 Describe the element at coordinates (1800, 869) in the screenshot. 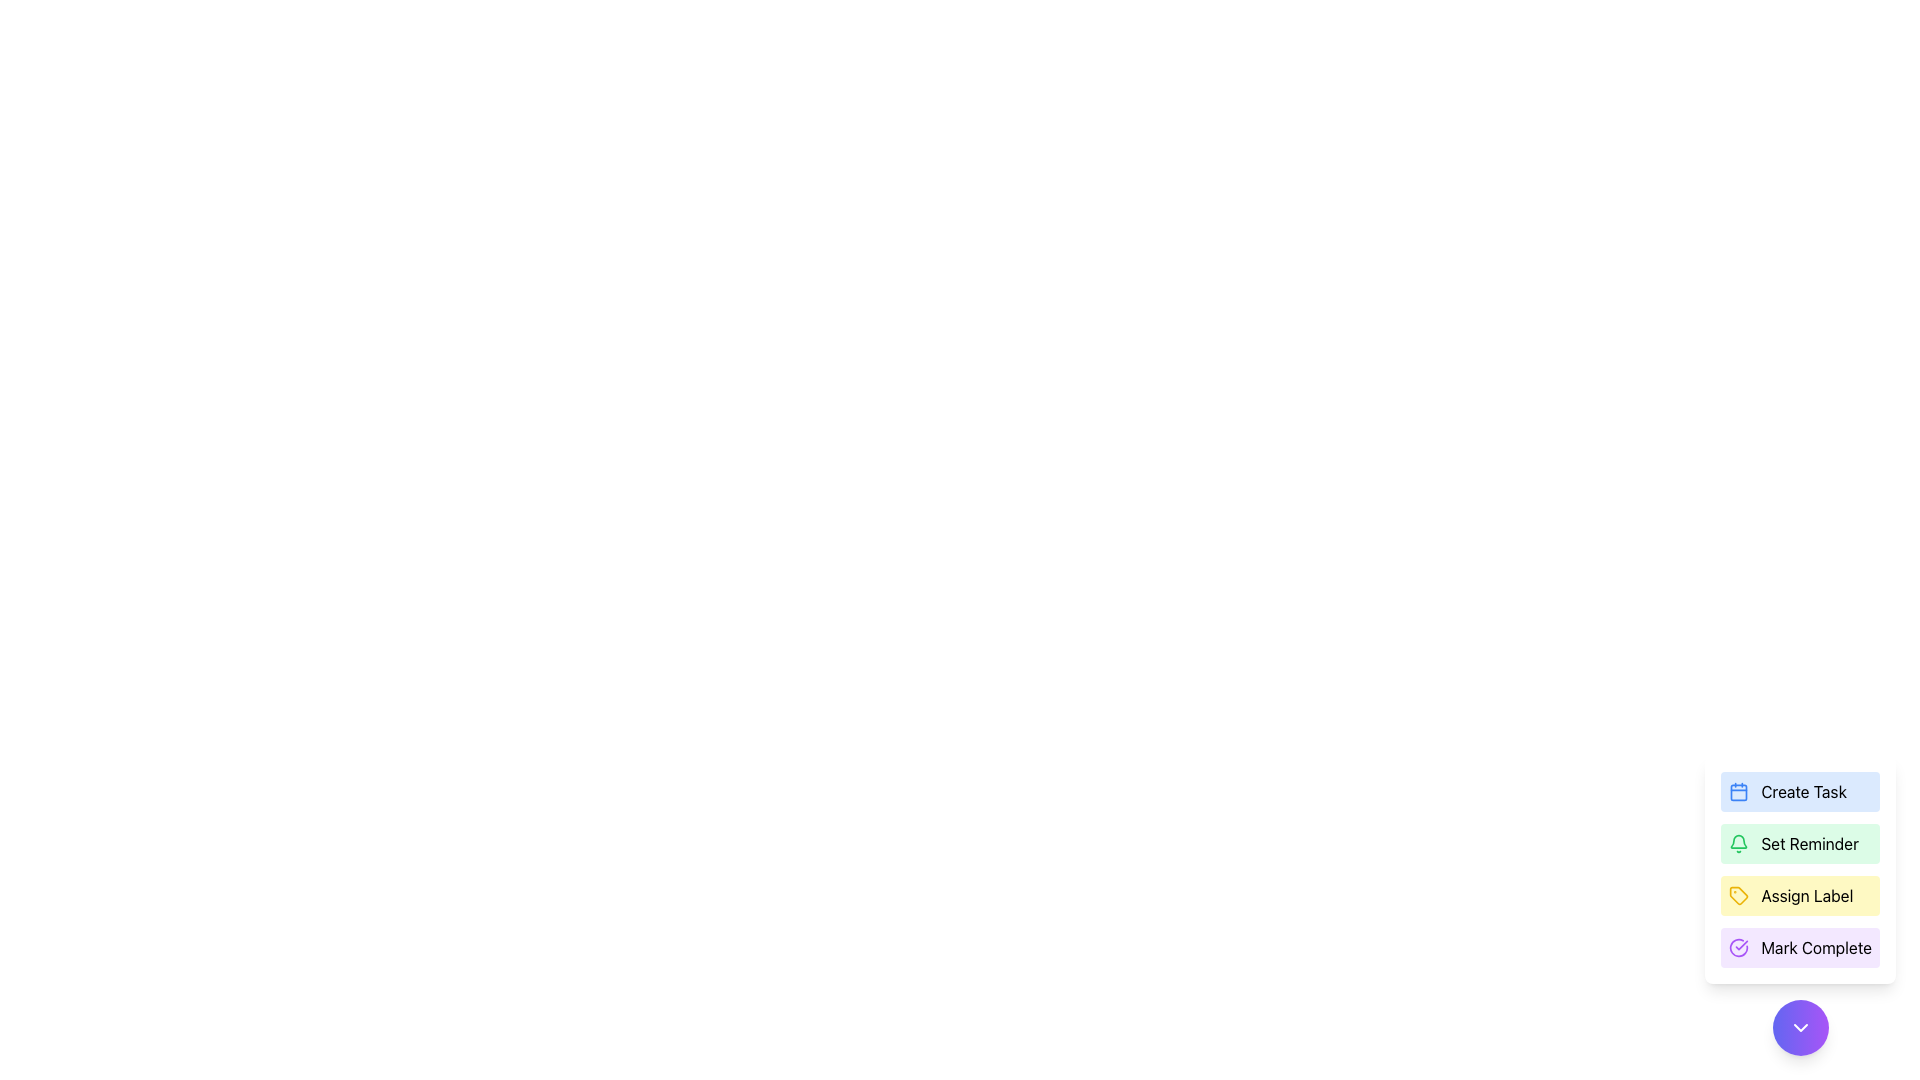

I see `the 'Assign Label' button in the lower-right section of the interface, which is the third item in the stacked menu list of buttons` at that location.